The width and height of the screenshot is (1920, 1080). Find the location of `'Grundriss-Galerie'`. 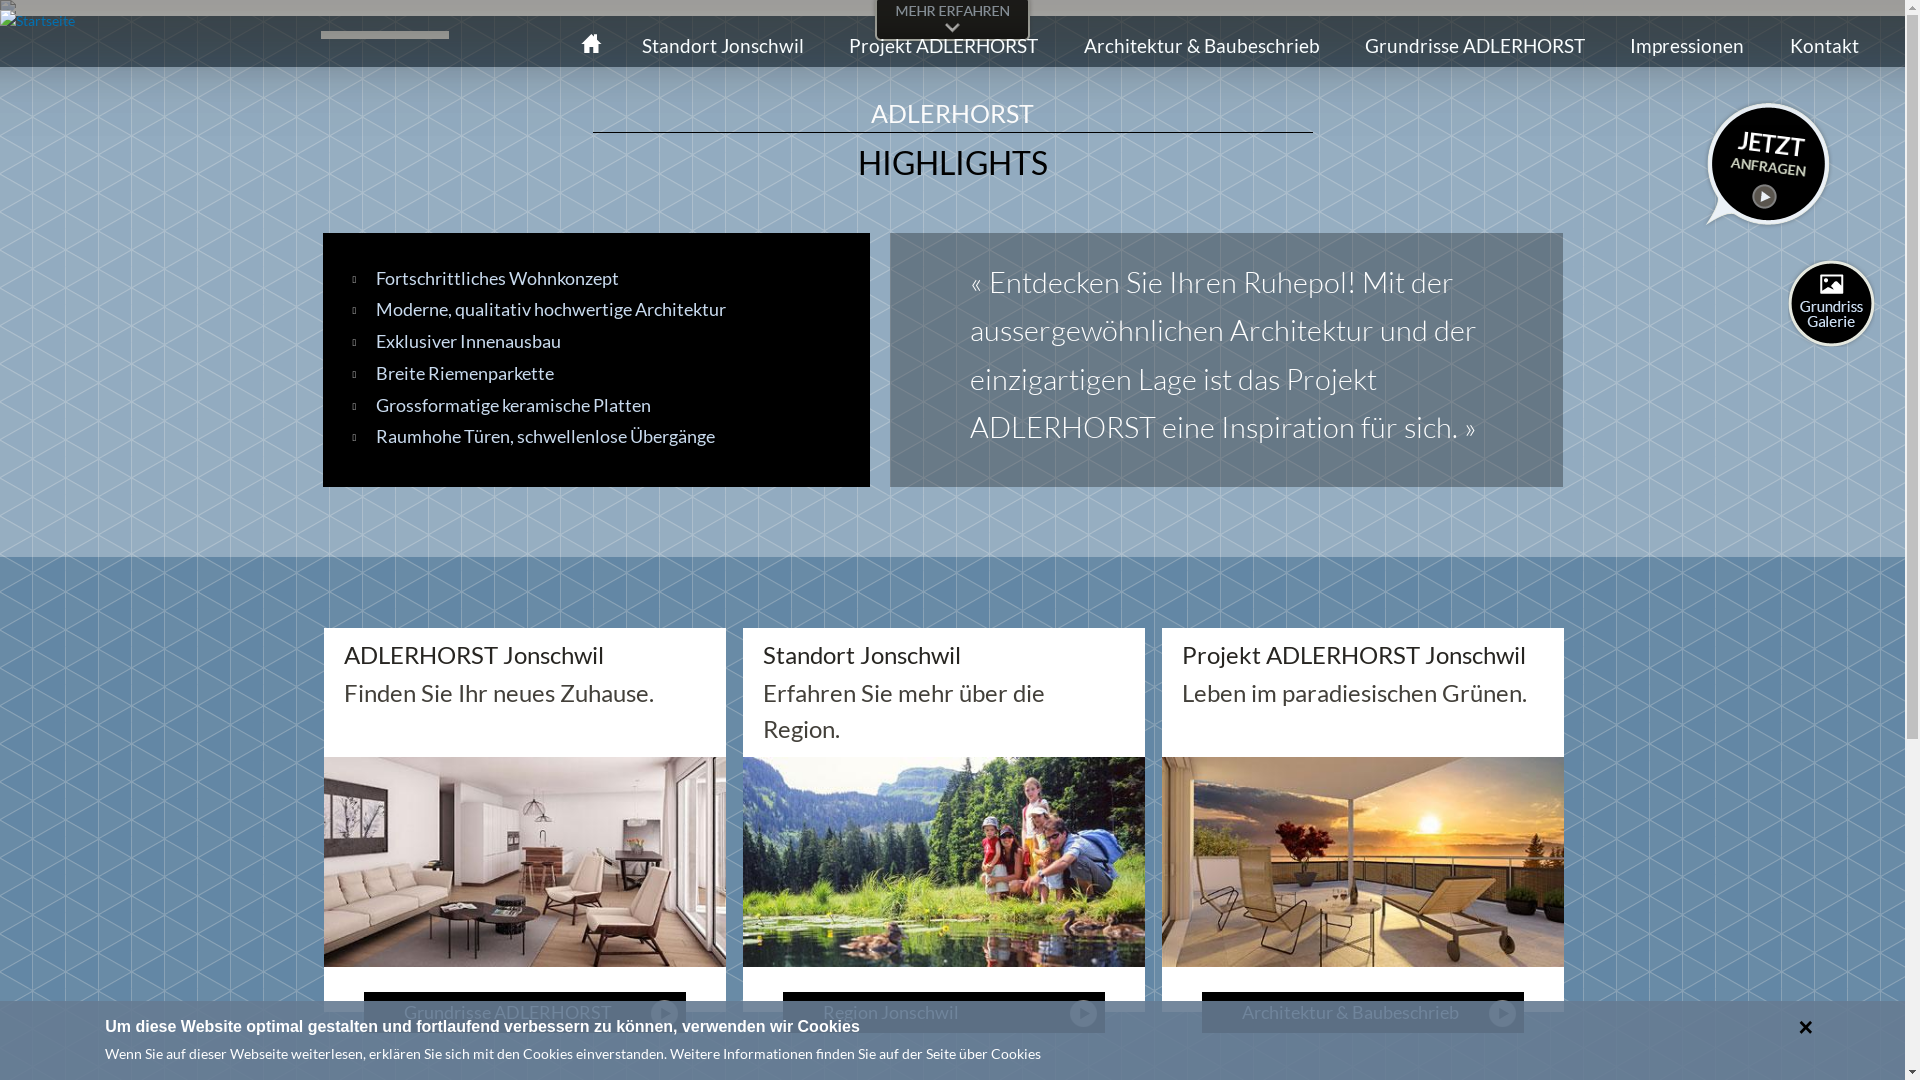

'Grundriss-Galerie' is located at coordinates (1788, 303).